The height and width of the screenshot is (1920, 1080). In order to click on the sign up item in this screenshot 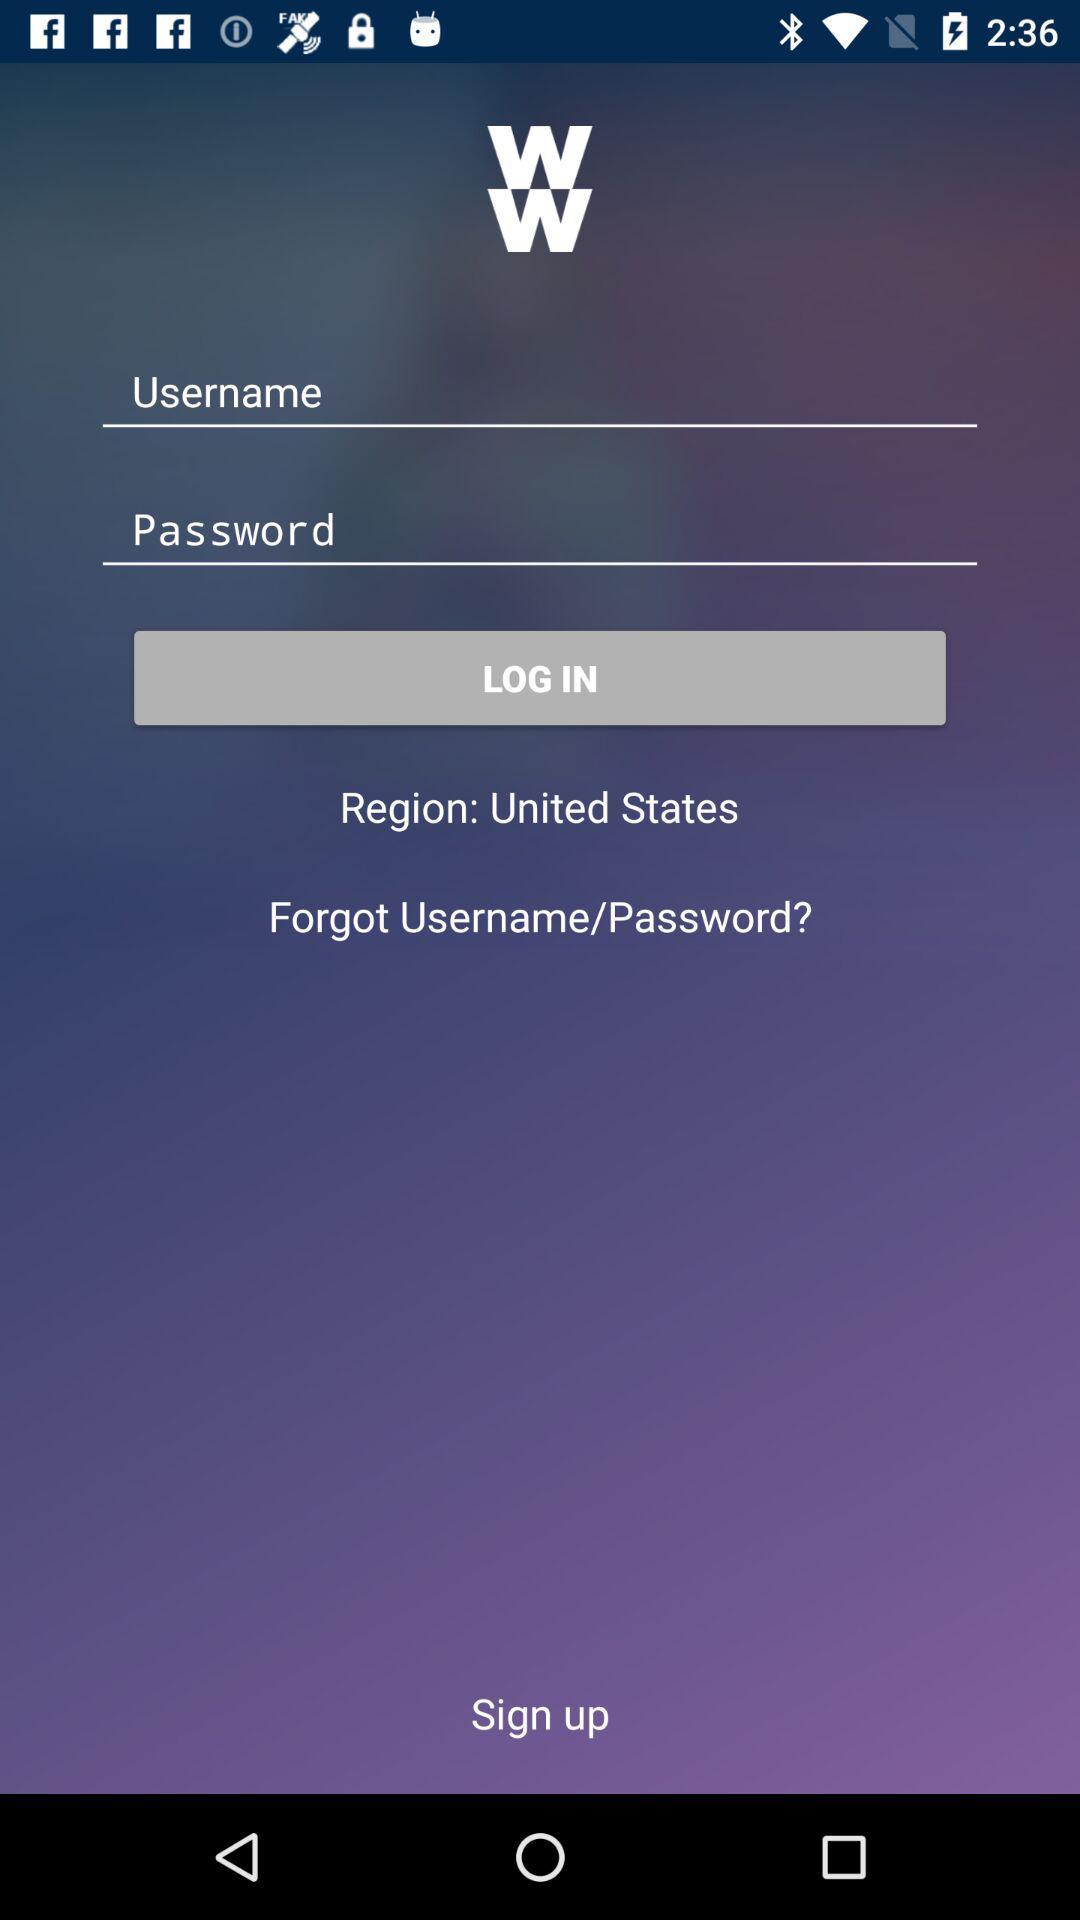, I will do `click(540, 1712)`.